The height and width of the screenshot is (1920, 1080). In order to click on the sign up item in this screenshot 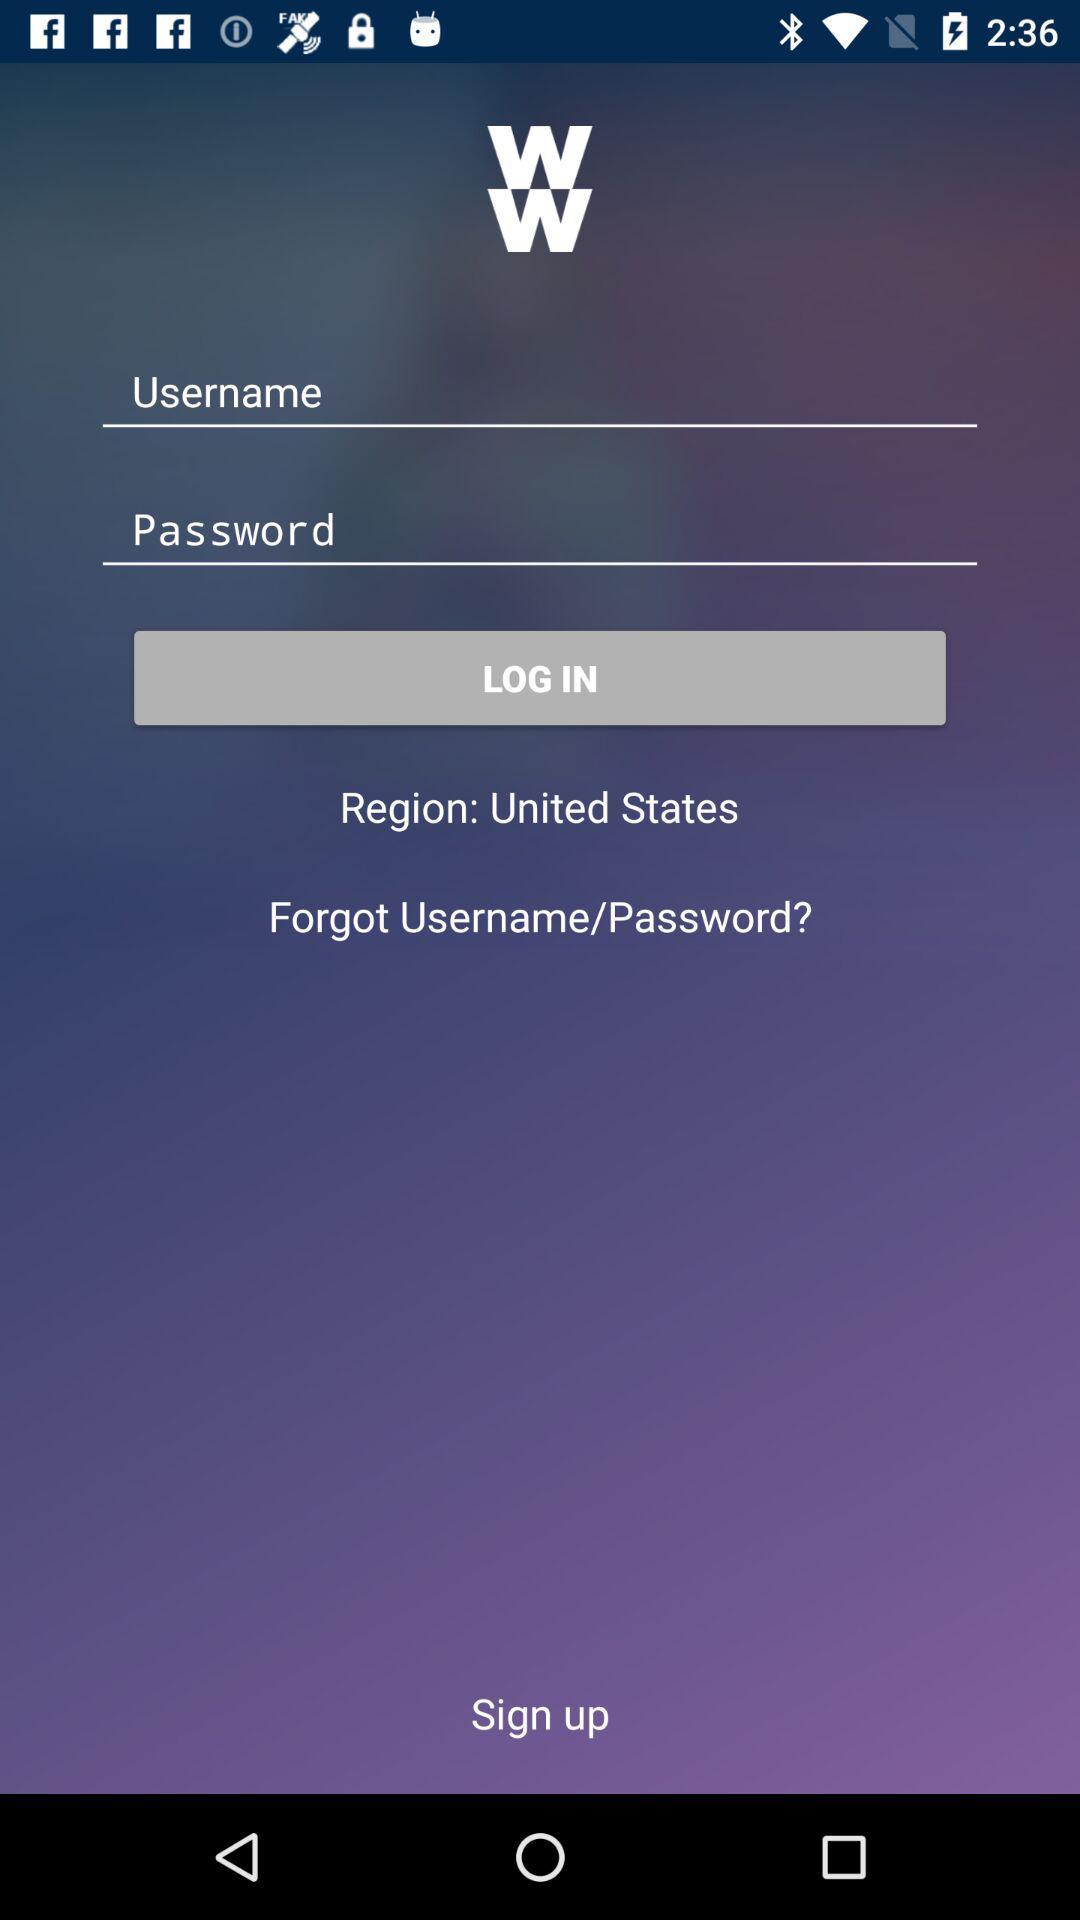, I will do `click(540, 1712)`.